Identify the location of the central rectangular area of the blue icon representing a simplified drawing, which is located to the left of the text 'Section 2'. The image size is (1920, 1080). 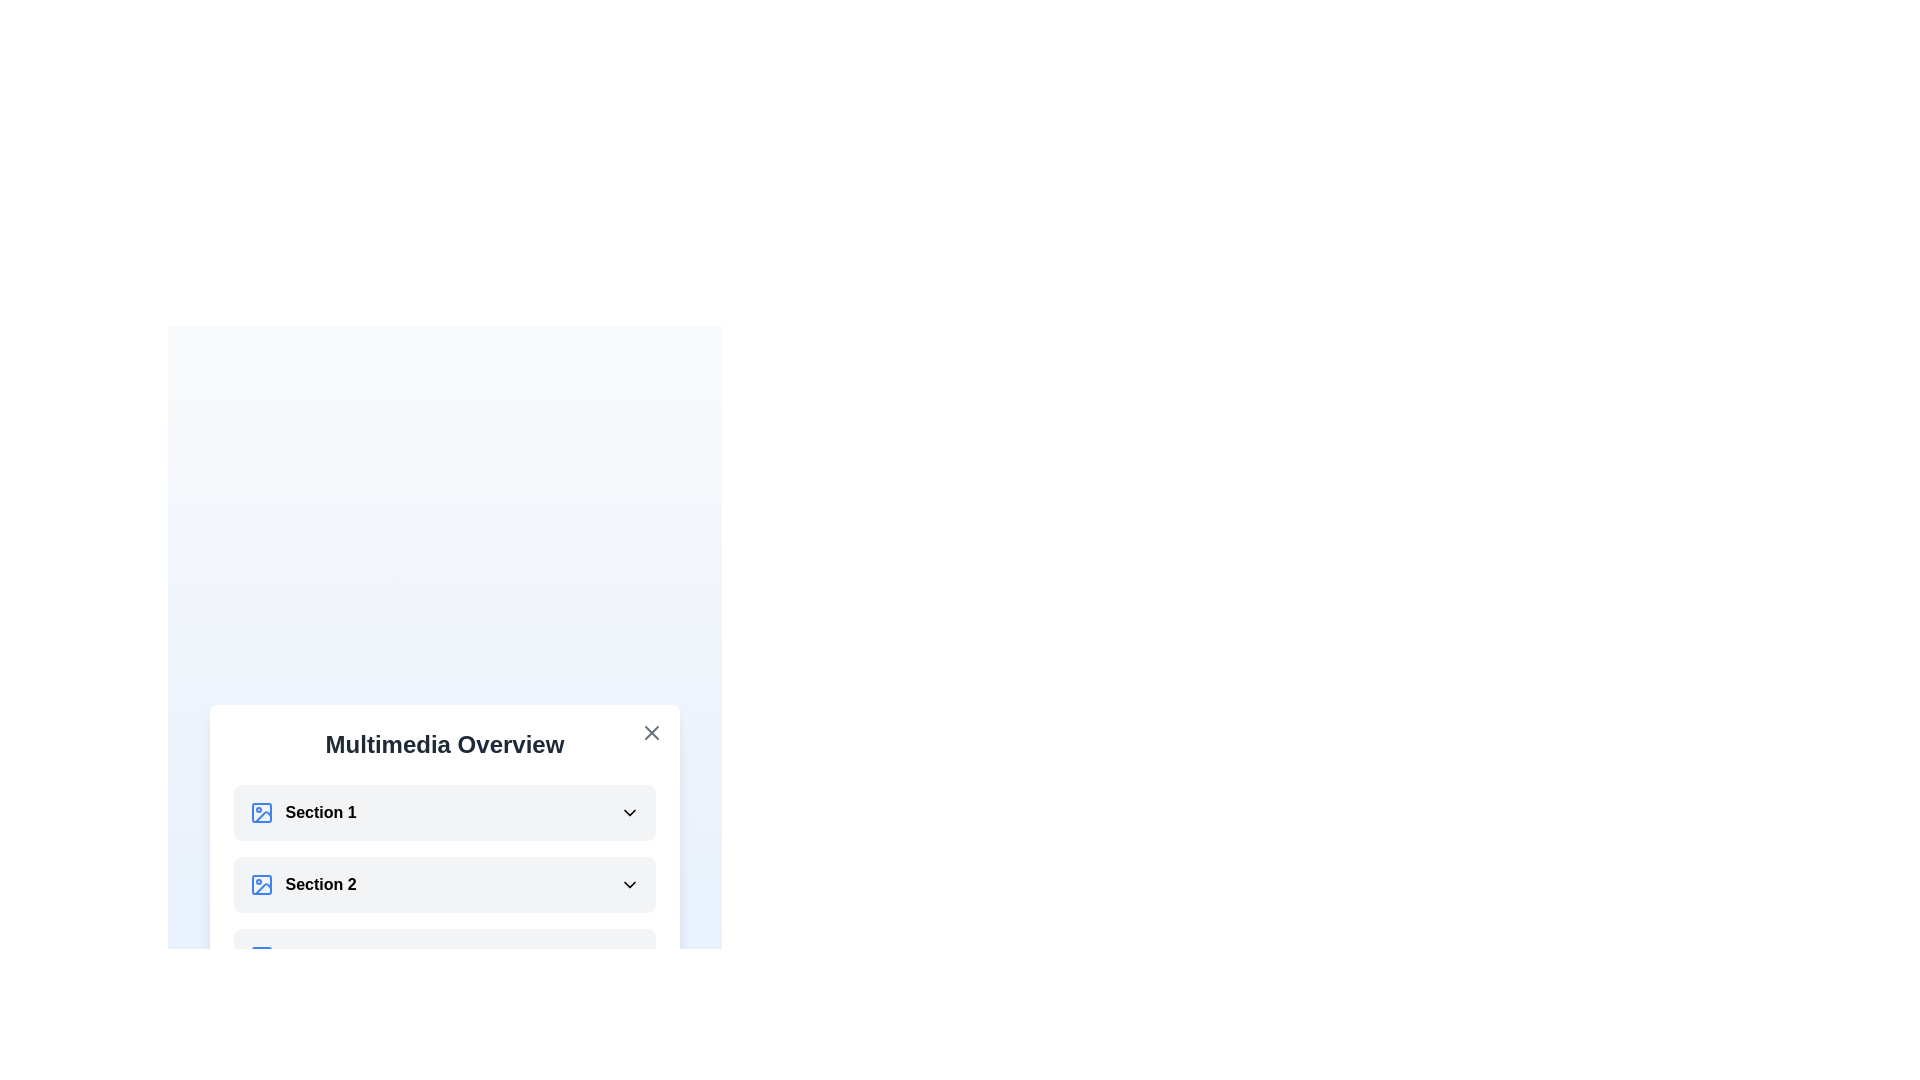
(260, 883).